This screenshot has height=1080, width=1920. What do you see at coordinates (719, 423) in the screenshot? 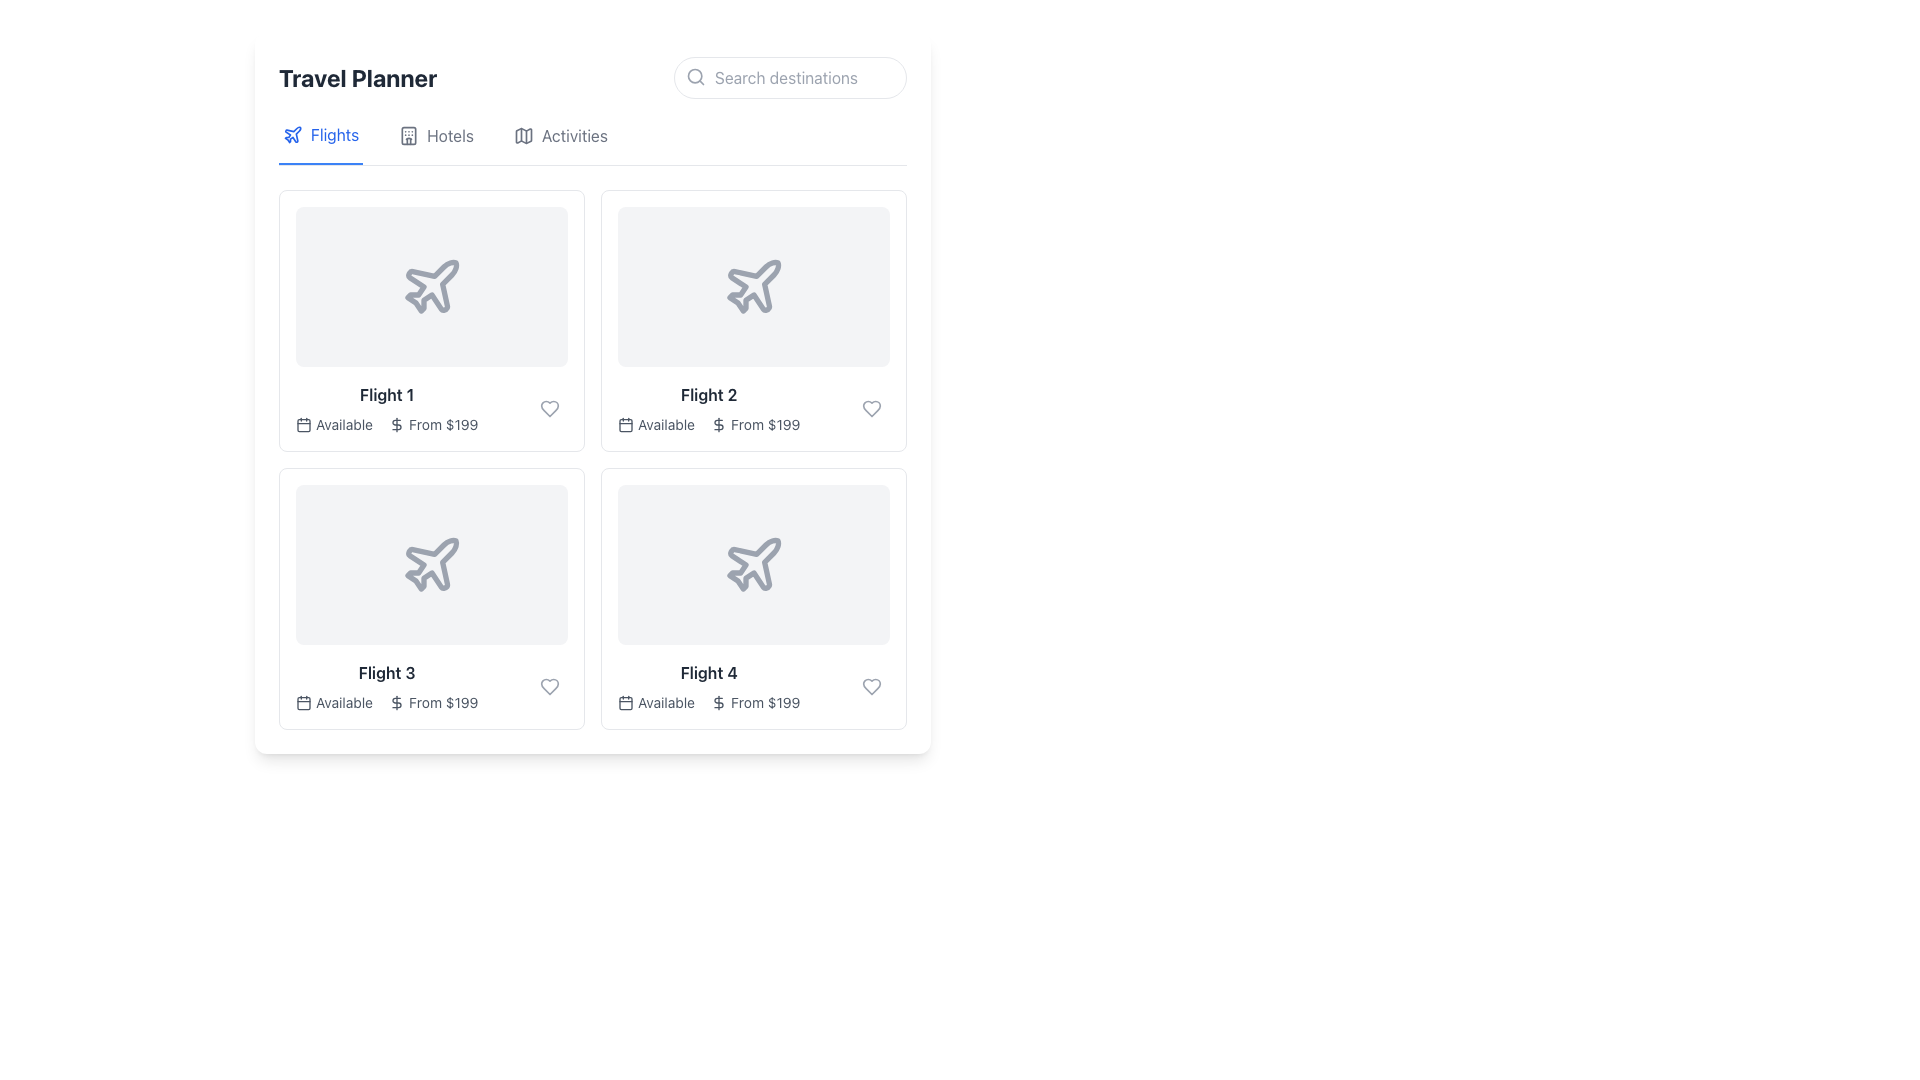
I see `the dollar sign icon located before the text 'From $199' in the second card labeled 'Flight 2'` at bounding box center [719, 423].